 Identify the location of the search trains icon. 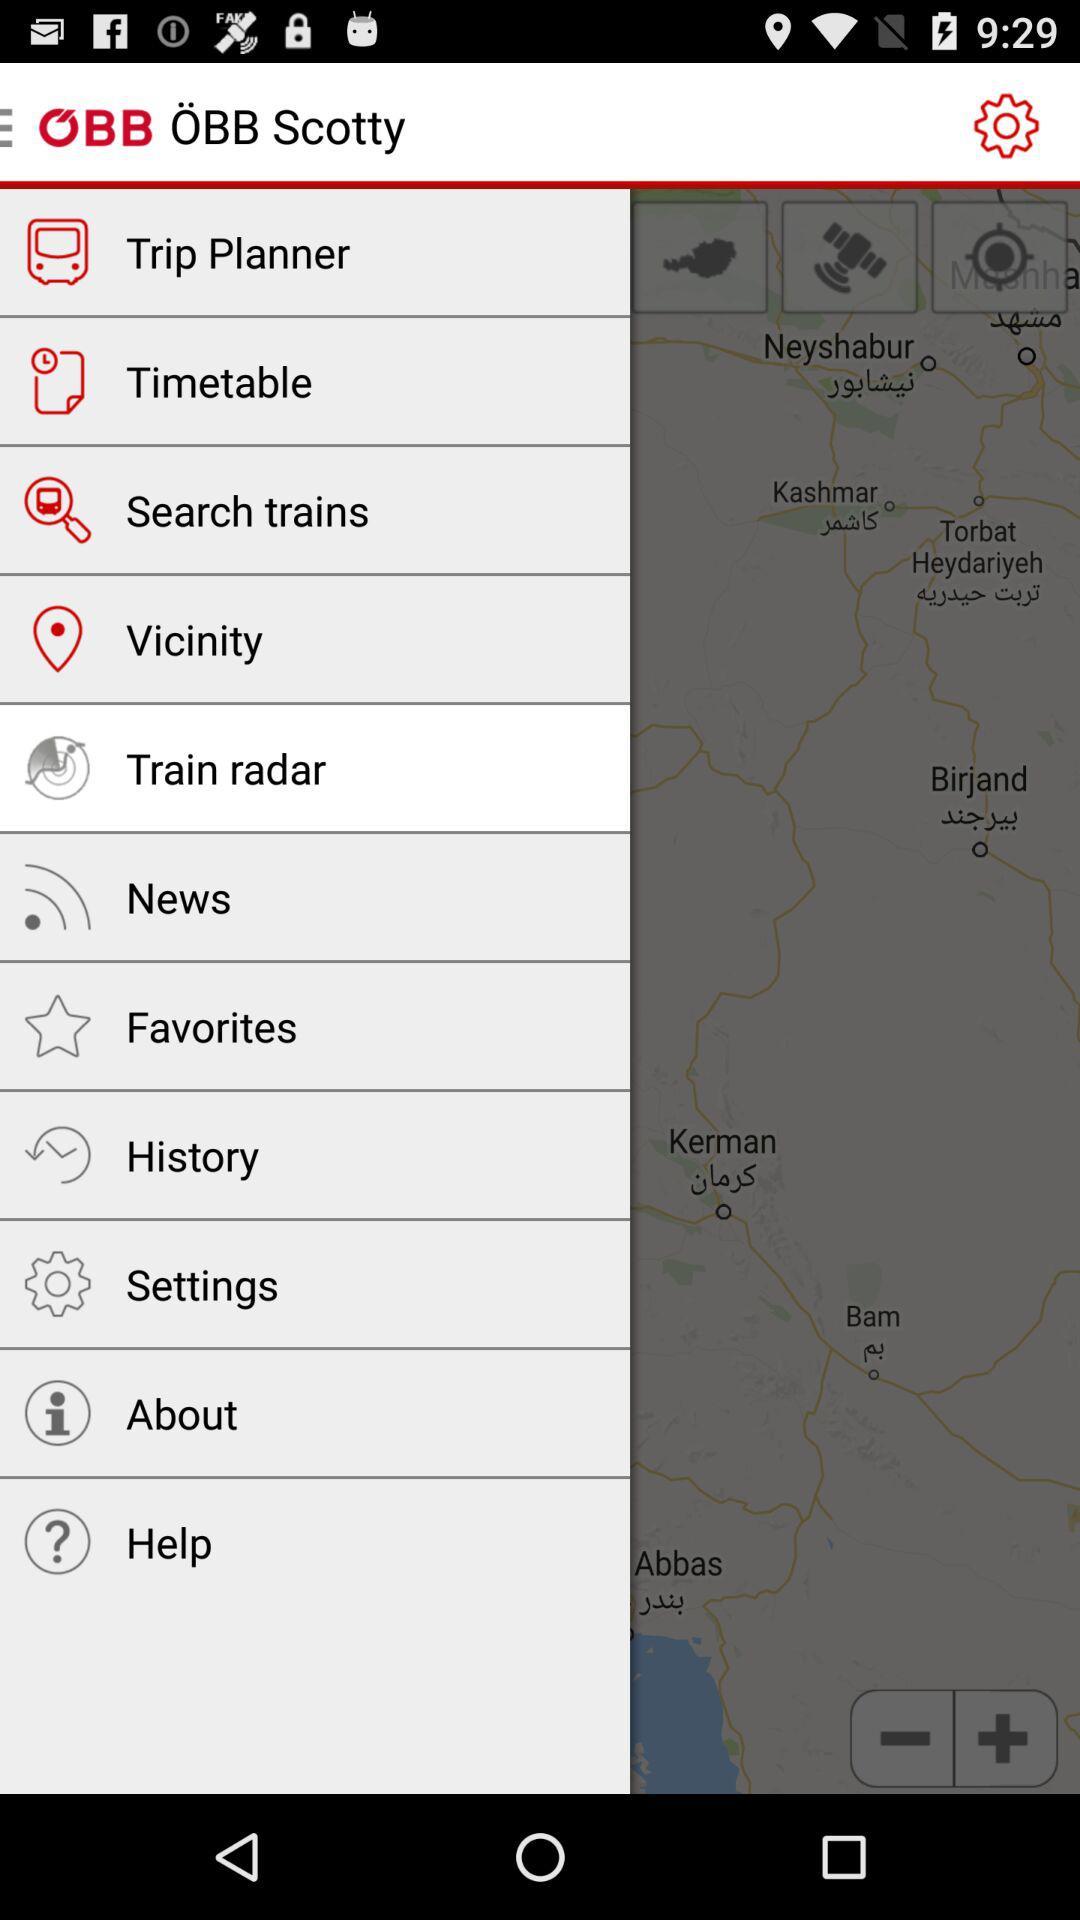
(246, 509).